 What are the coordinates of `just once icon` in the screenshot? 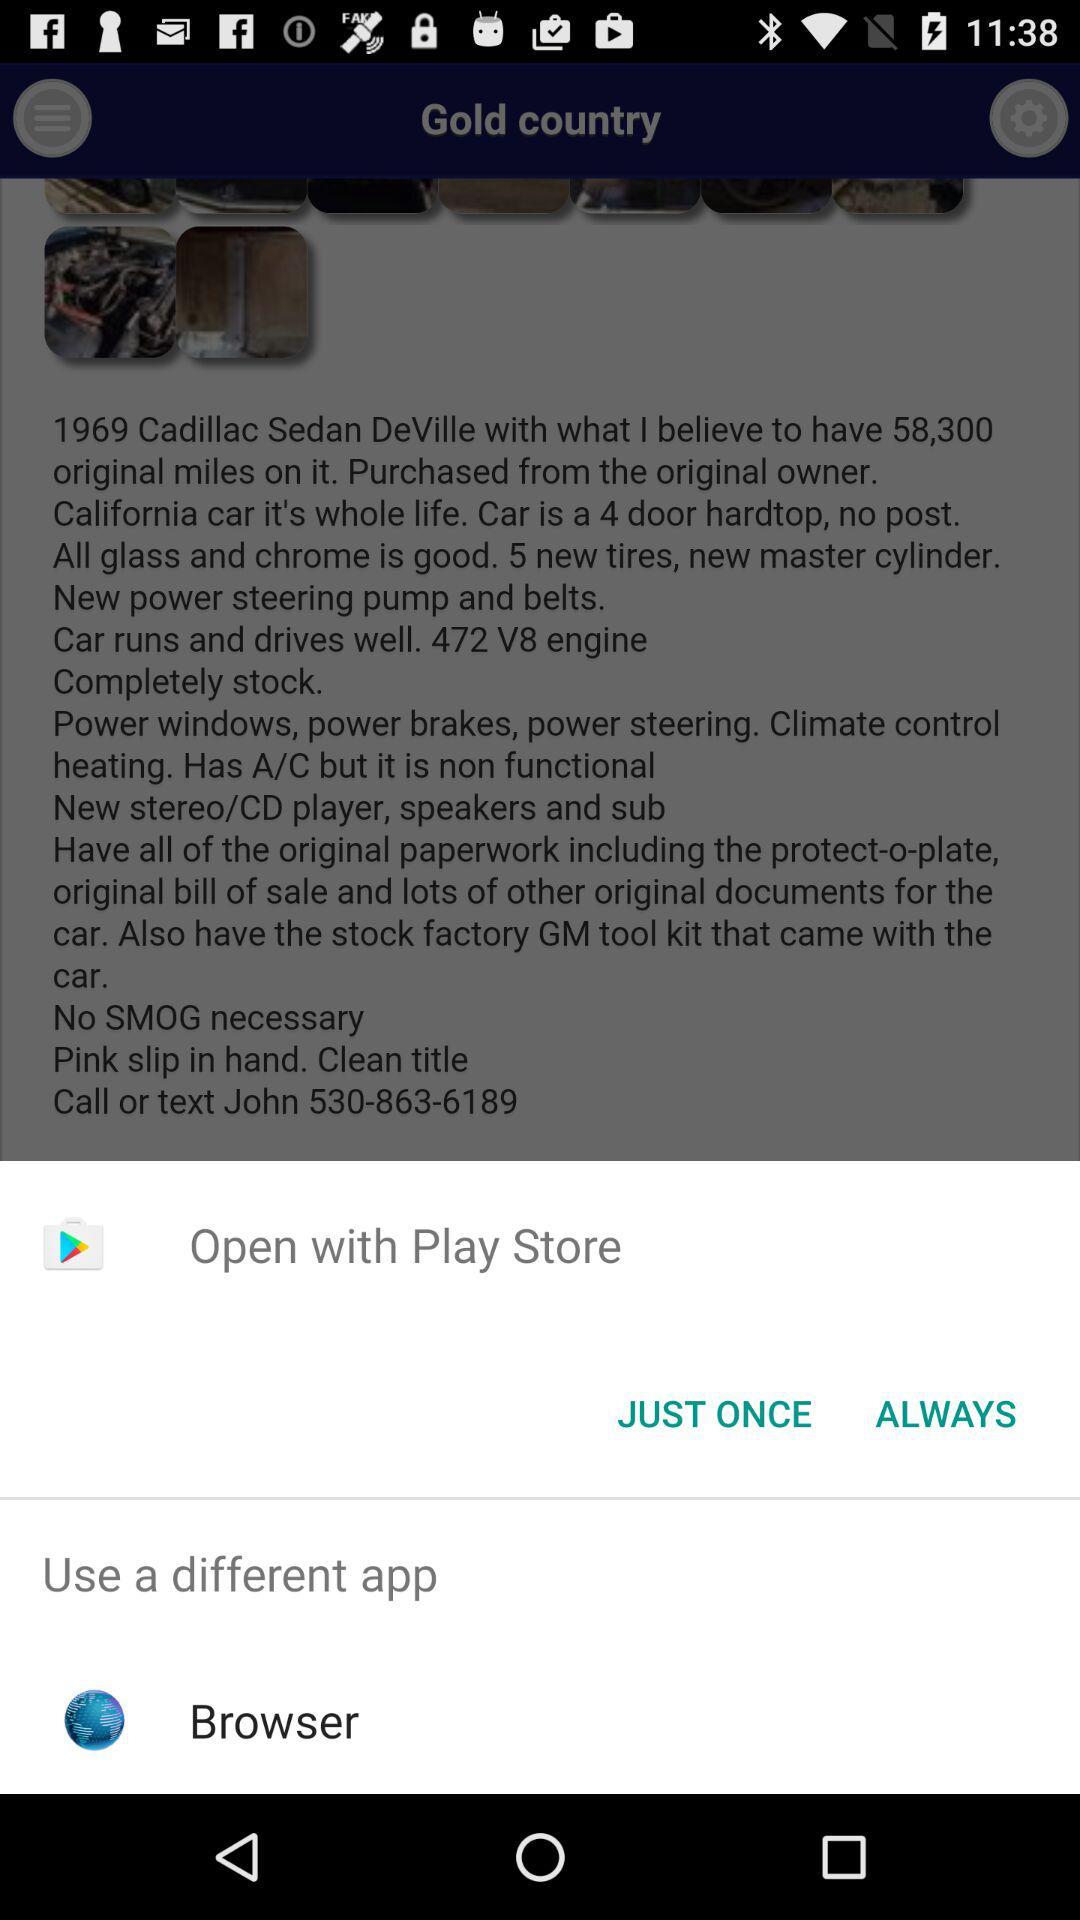 It's located at (713, 1411).